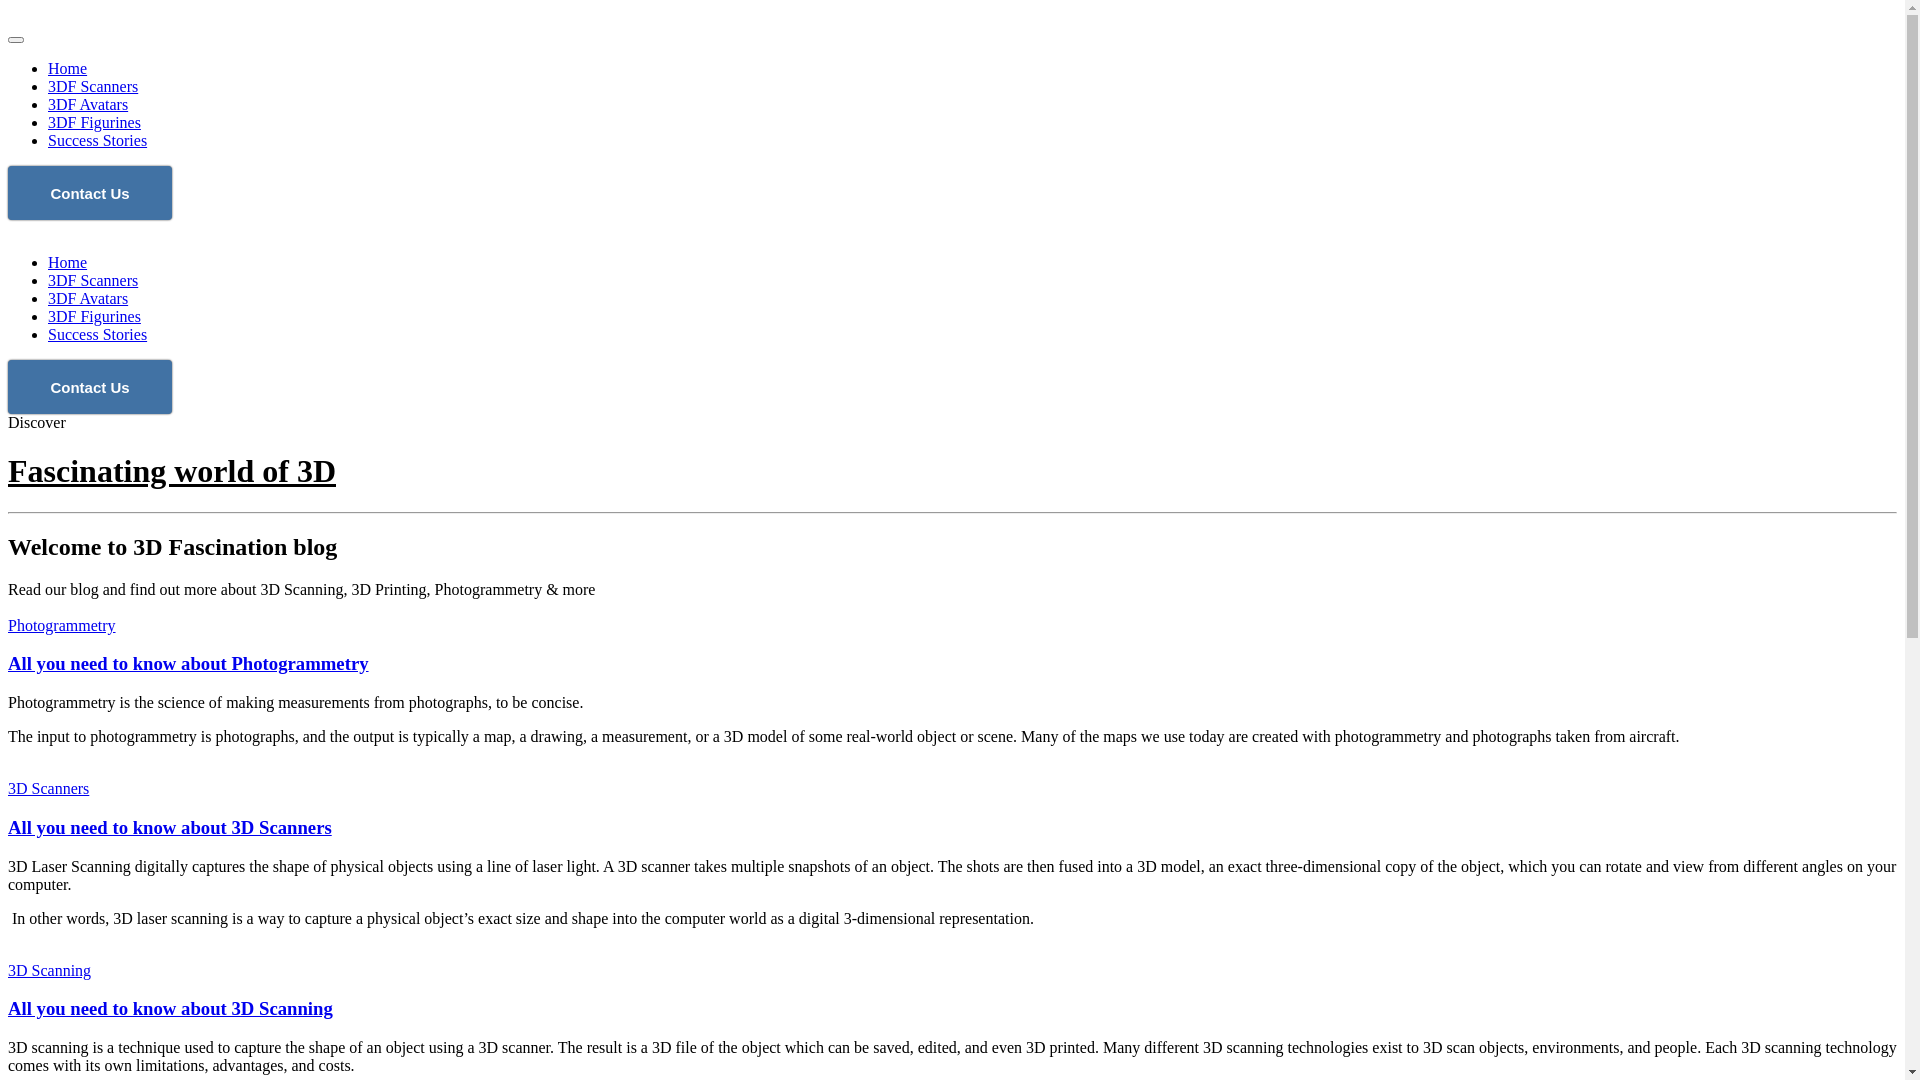 Image resolution: width=1920 pixels, height=1080 pixels. I want to click on 'Photogrammetry', so click(62, 624).